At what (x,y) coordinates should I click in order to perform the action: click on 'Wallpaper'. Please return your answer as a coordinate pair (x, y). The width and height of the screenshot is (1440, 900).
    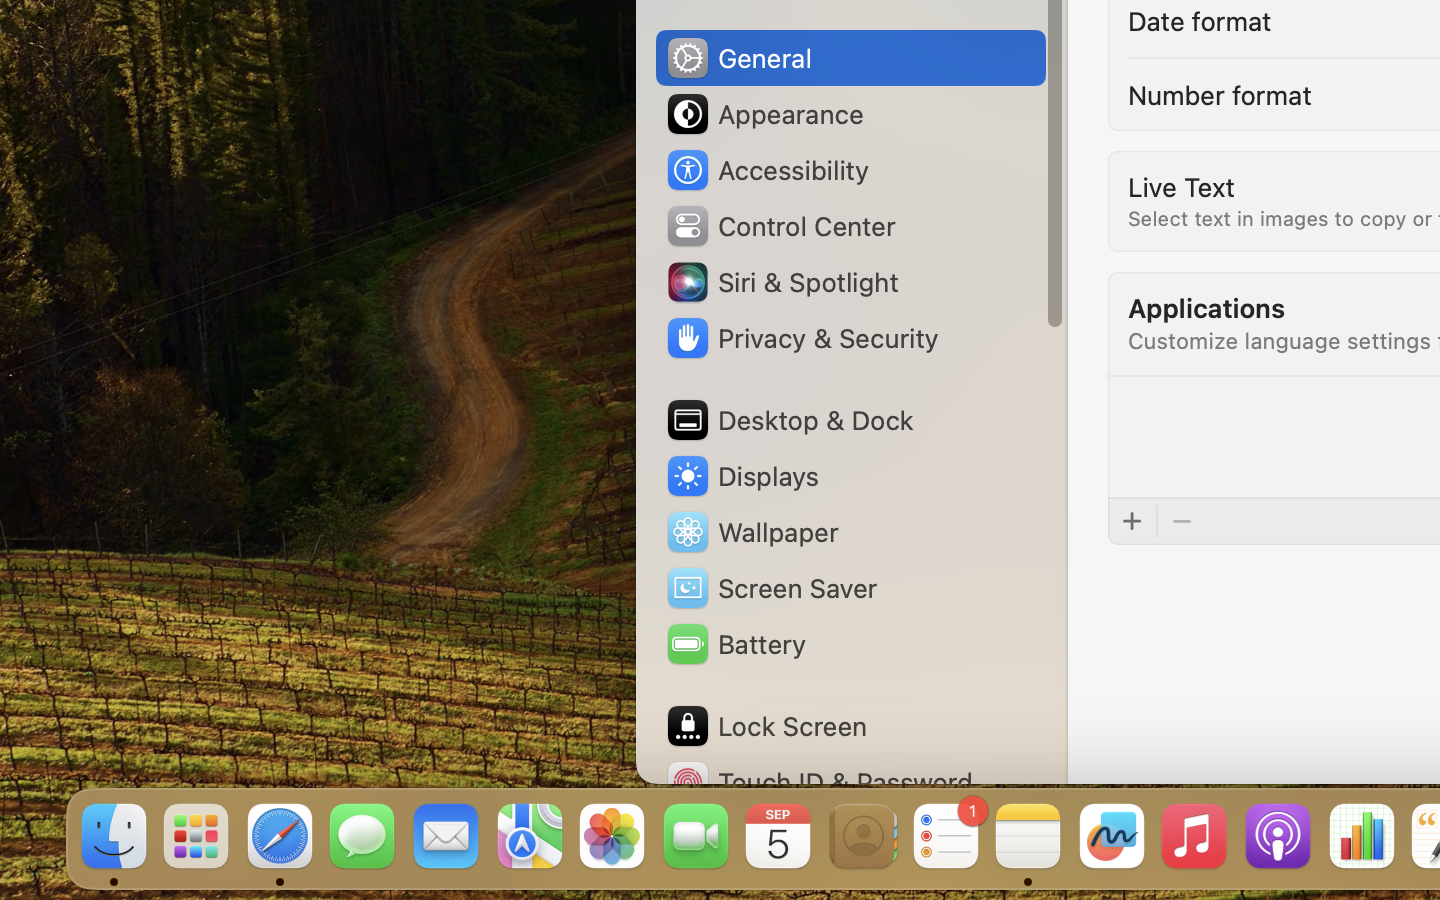
    Looking at the image, I should click on (749, 530).